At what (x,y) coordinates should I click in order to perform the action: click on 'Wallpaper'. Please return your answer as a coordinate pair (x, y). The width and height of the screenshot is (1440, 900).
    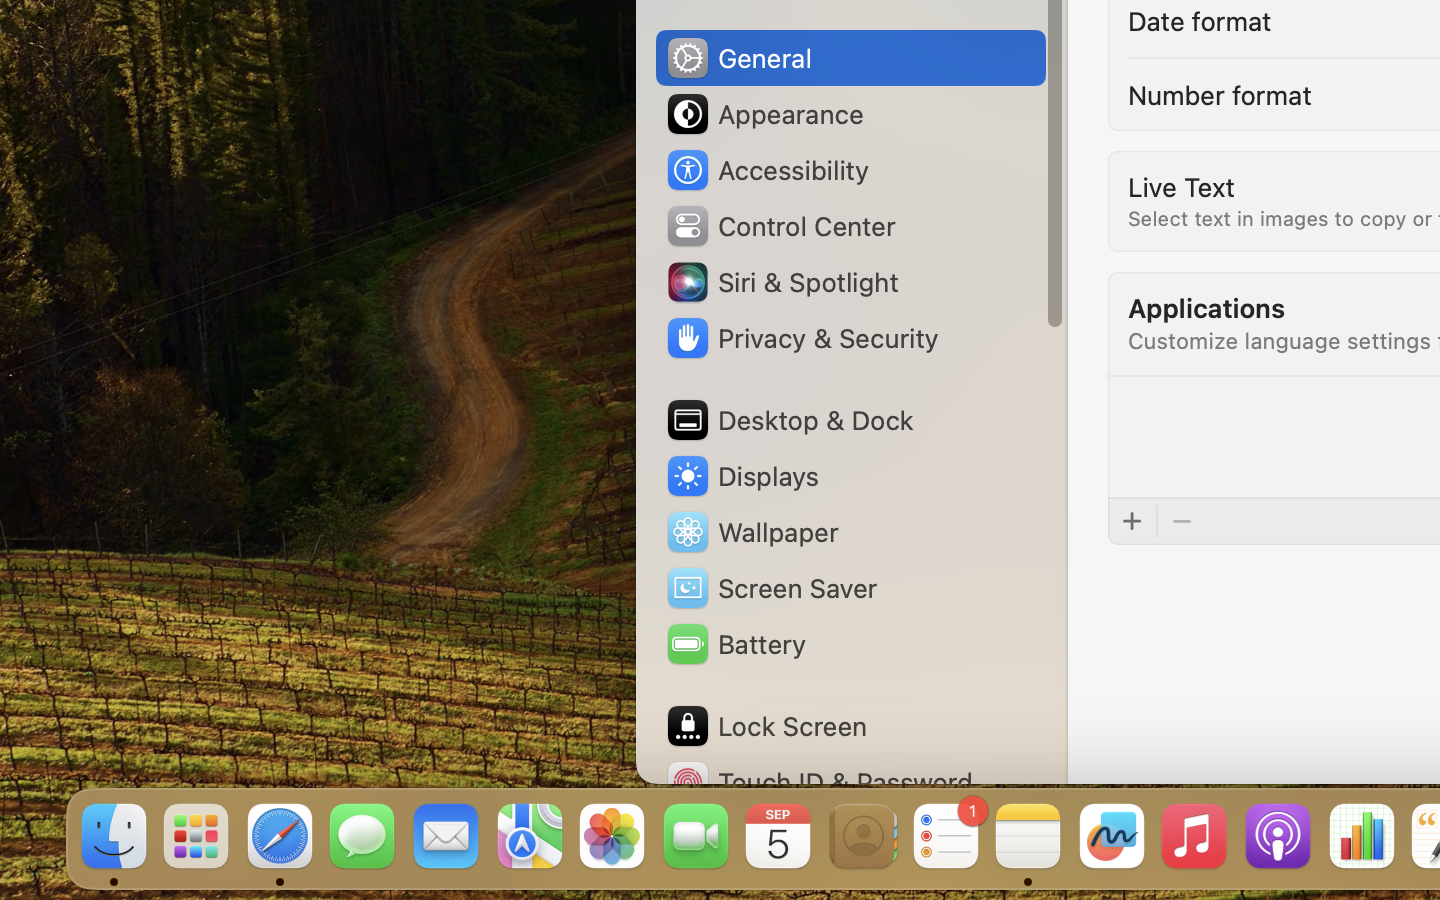
    Looking at the image, I should click on (749, 530).